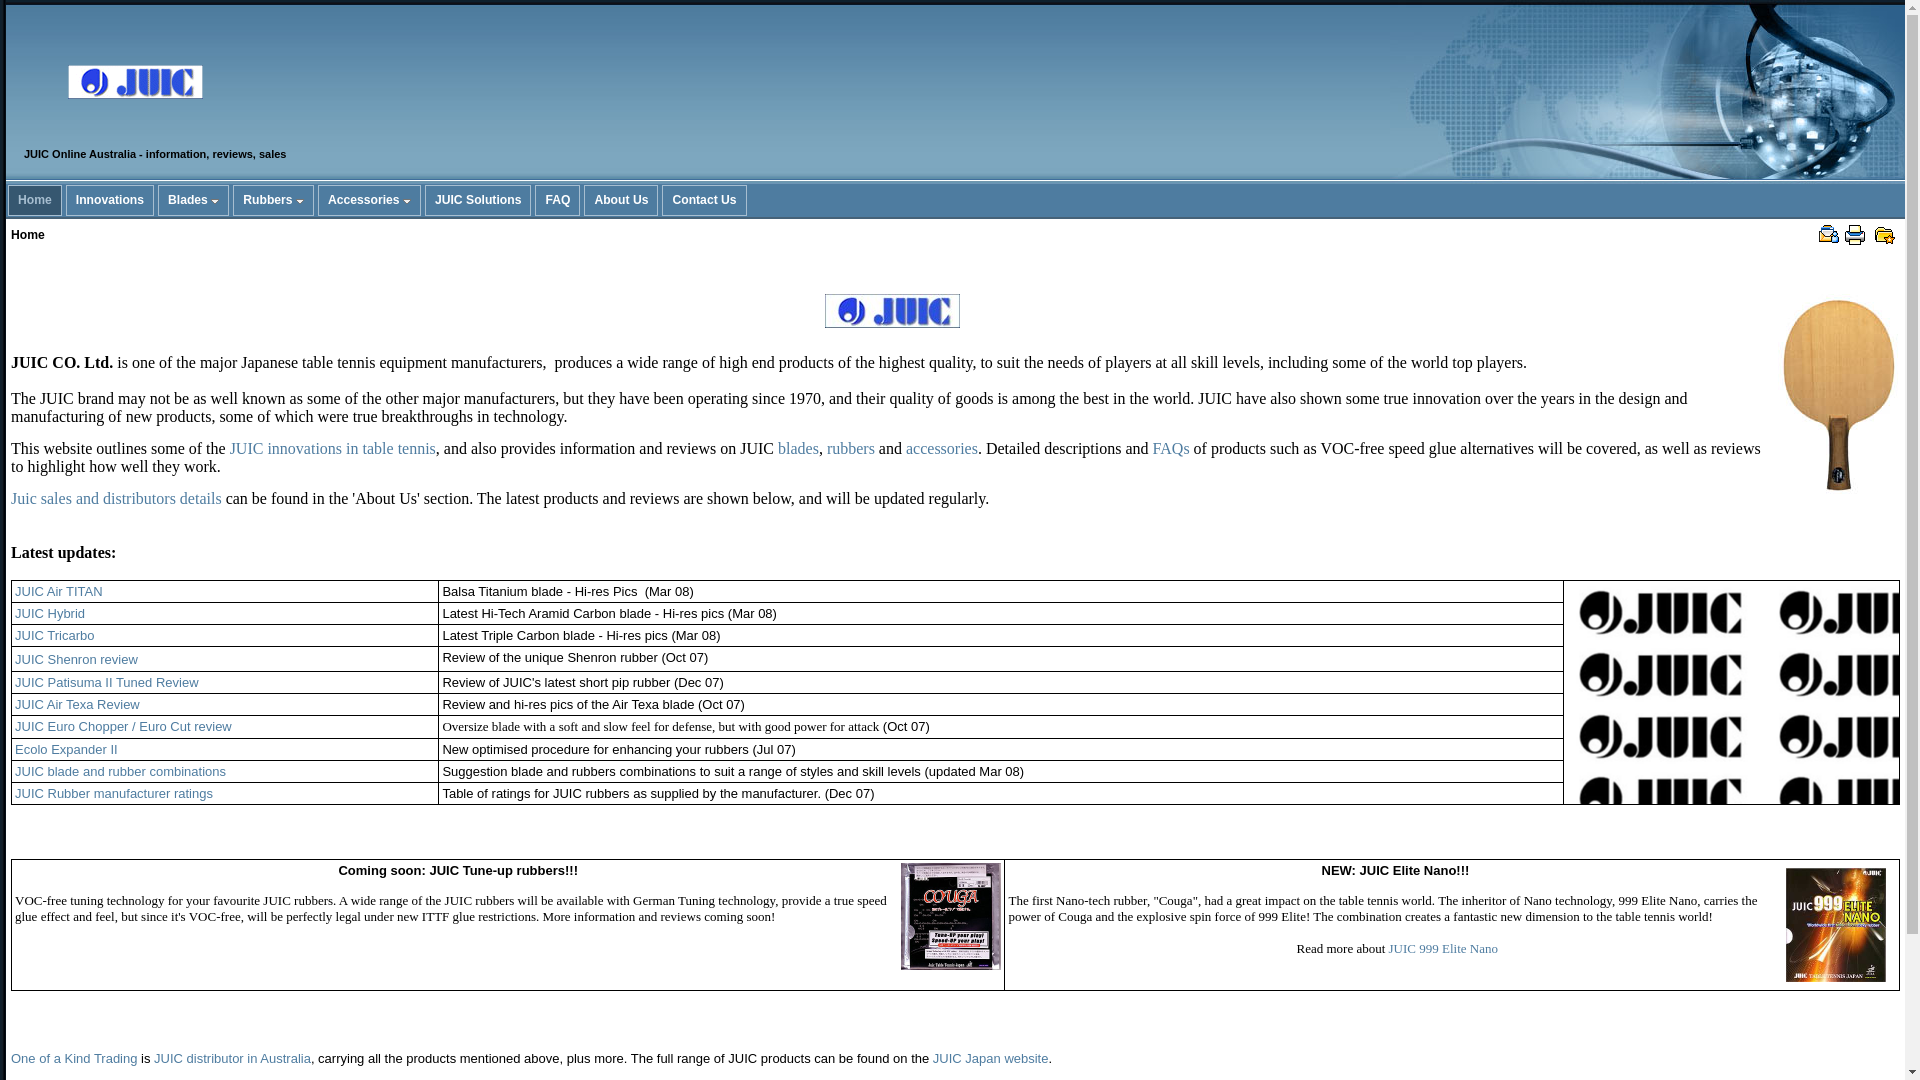  Describe the element at coordinates (49, 612) in the screenshot. I see `'JUIC Hybrid'` at that location.